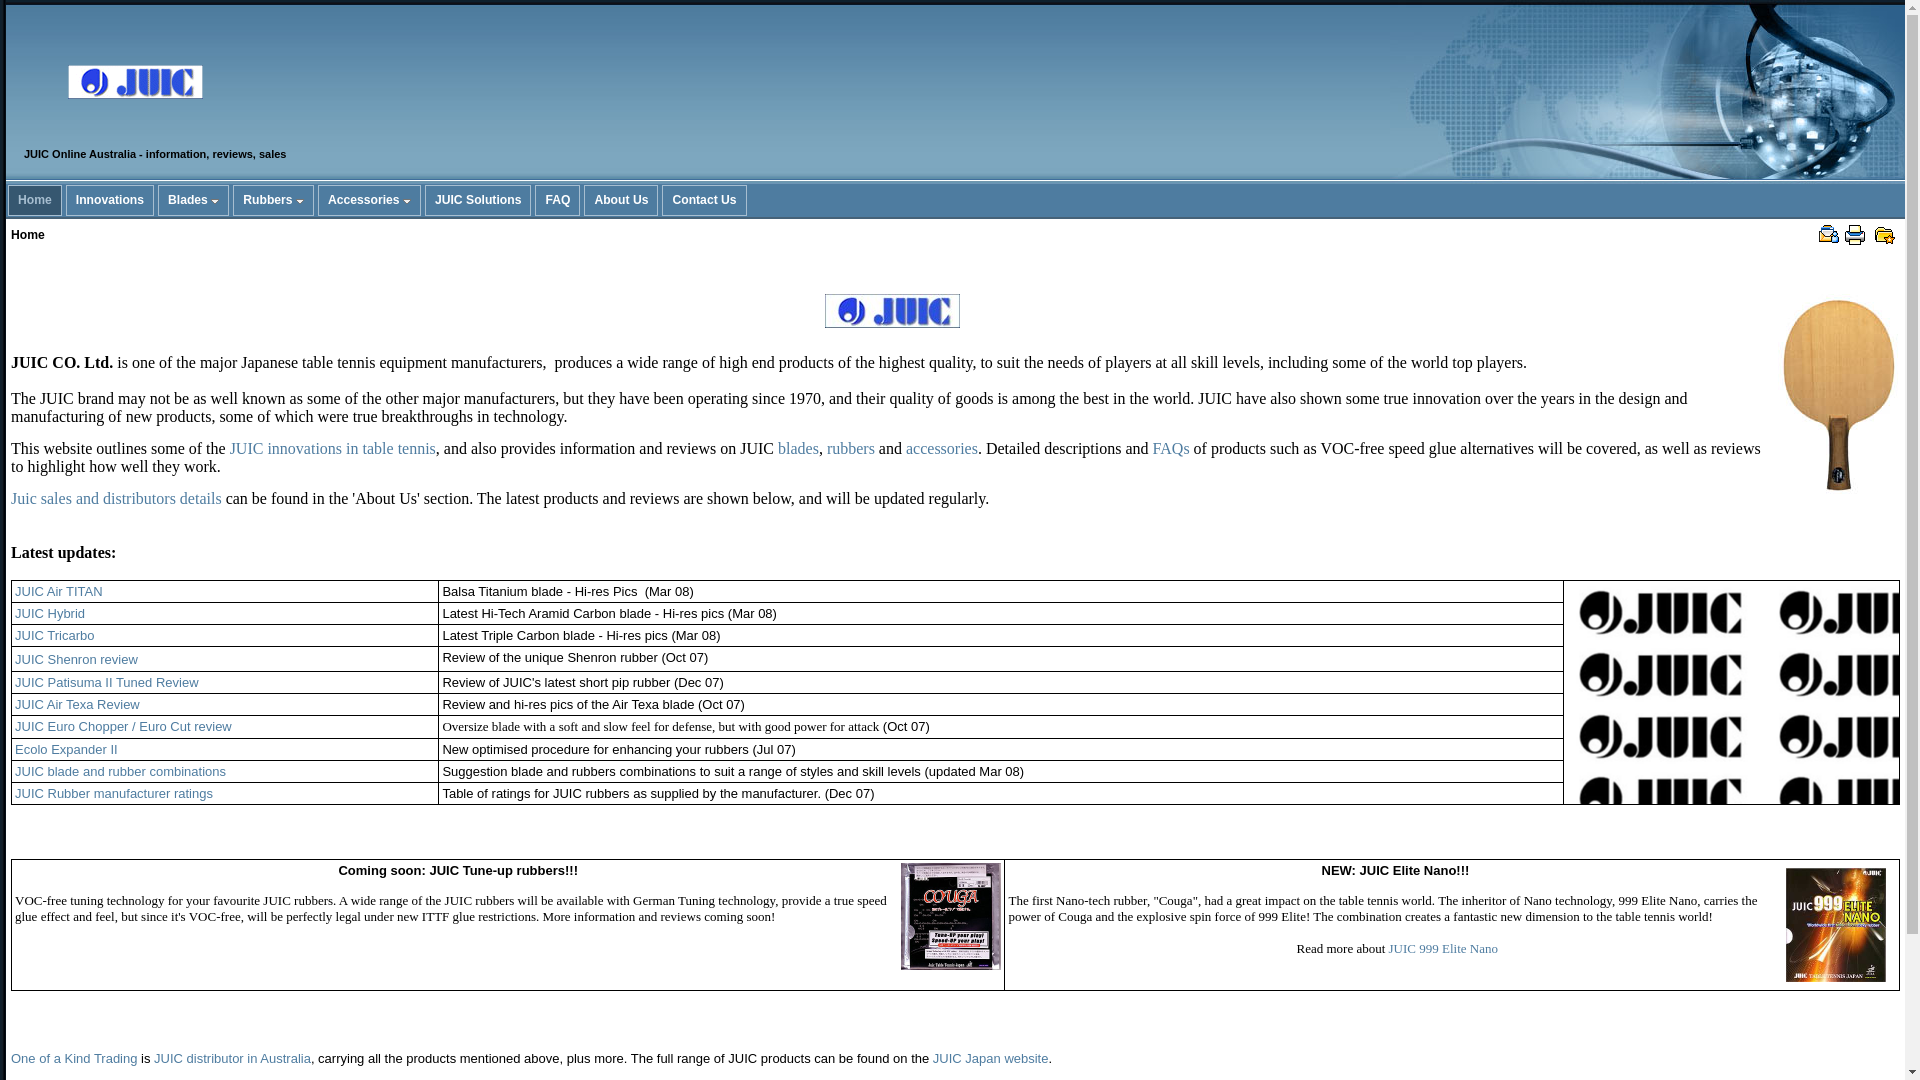  Describe the element at coordinates (49, 612) in the screenshot. I see `'JUIC Hybrid'` at that location.